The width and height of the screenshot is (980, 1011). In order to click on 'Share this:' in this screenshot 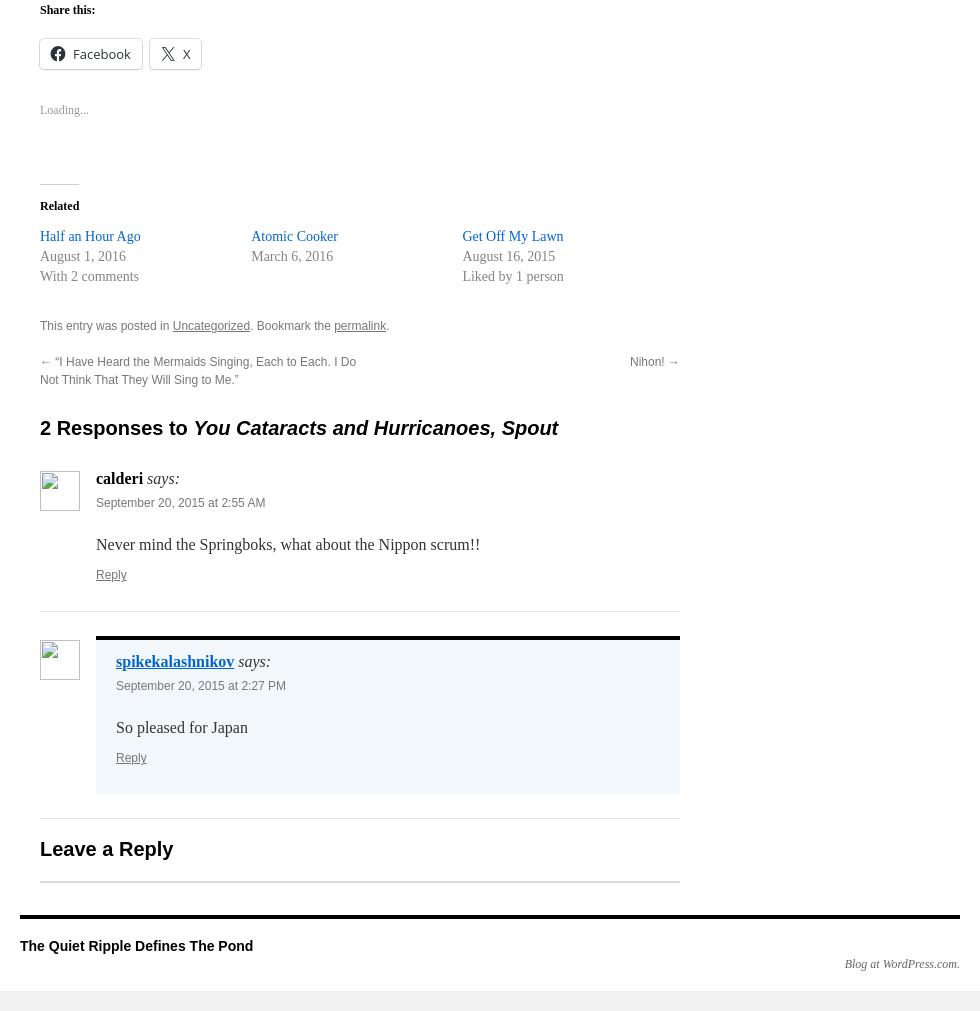, I will do `click(39, 9)`.